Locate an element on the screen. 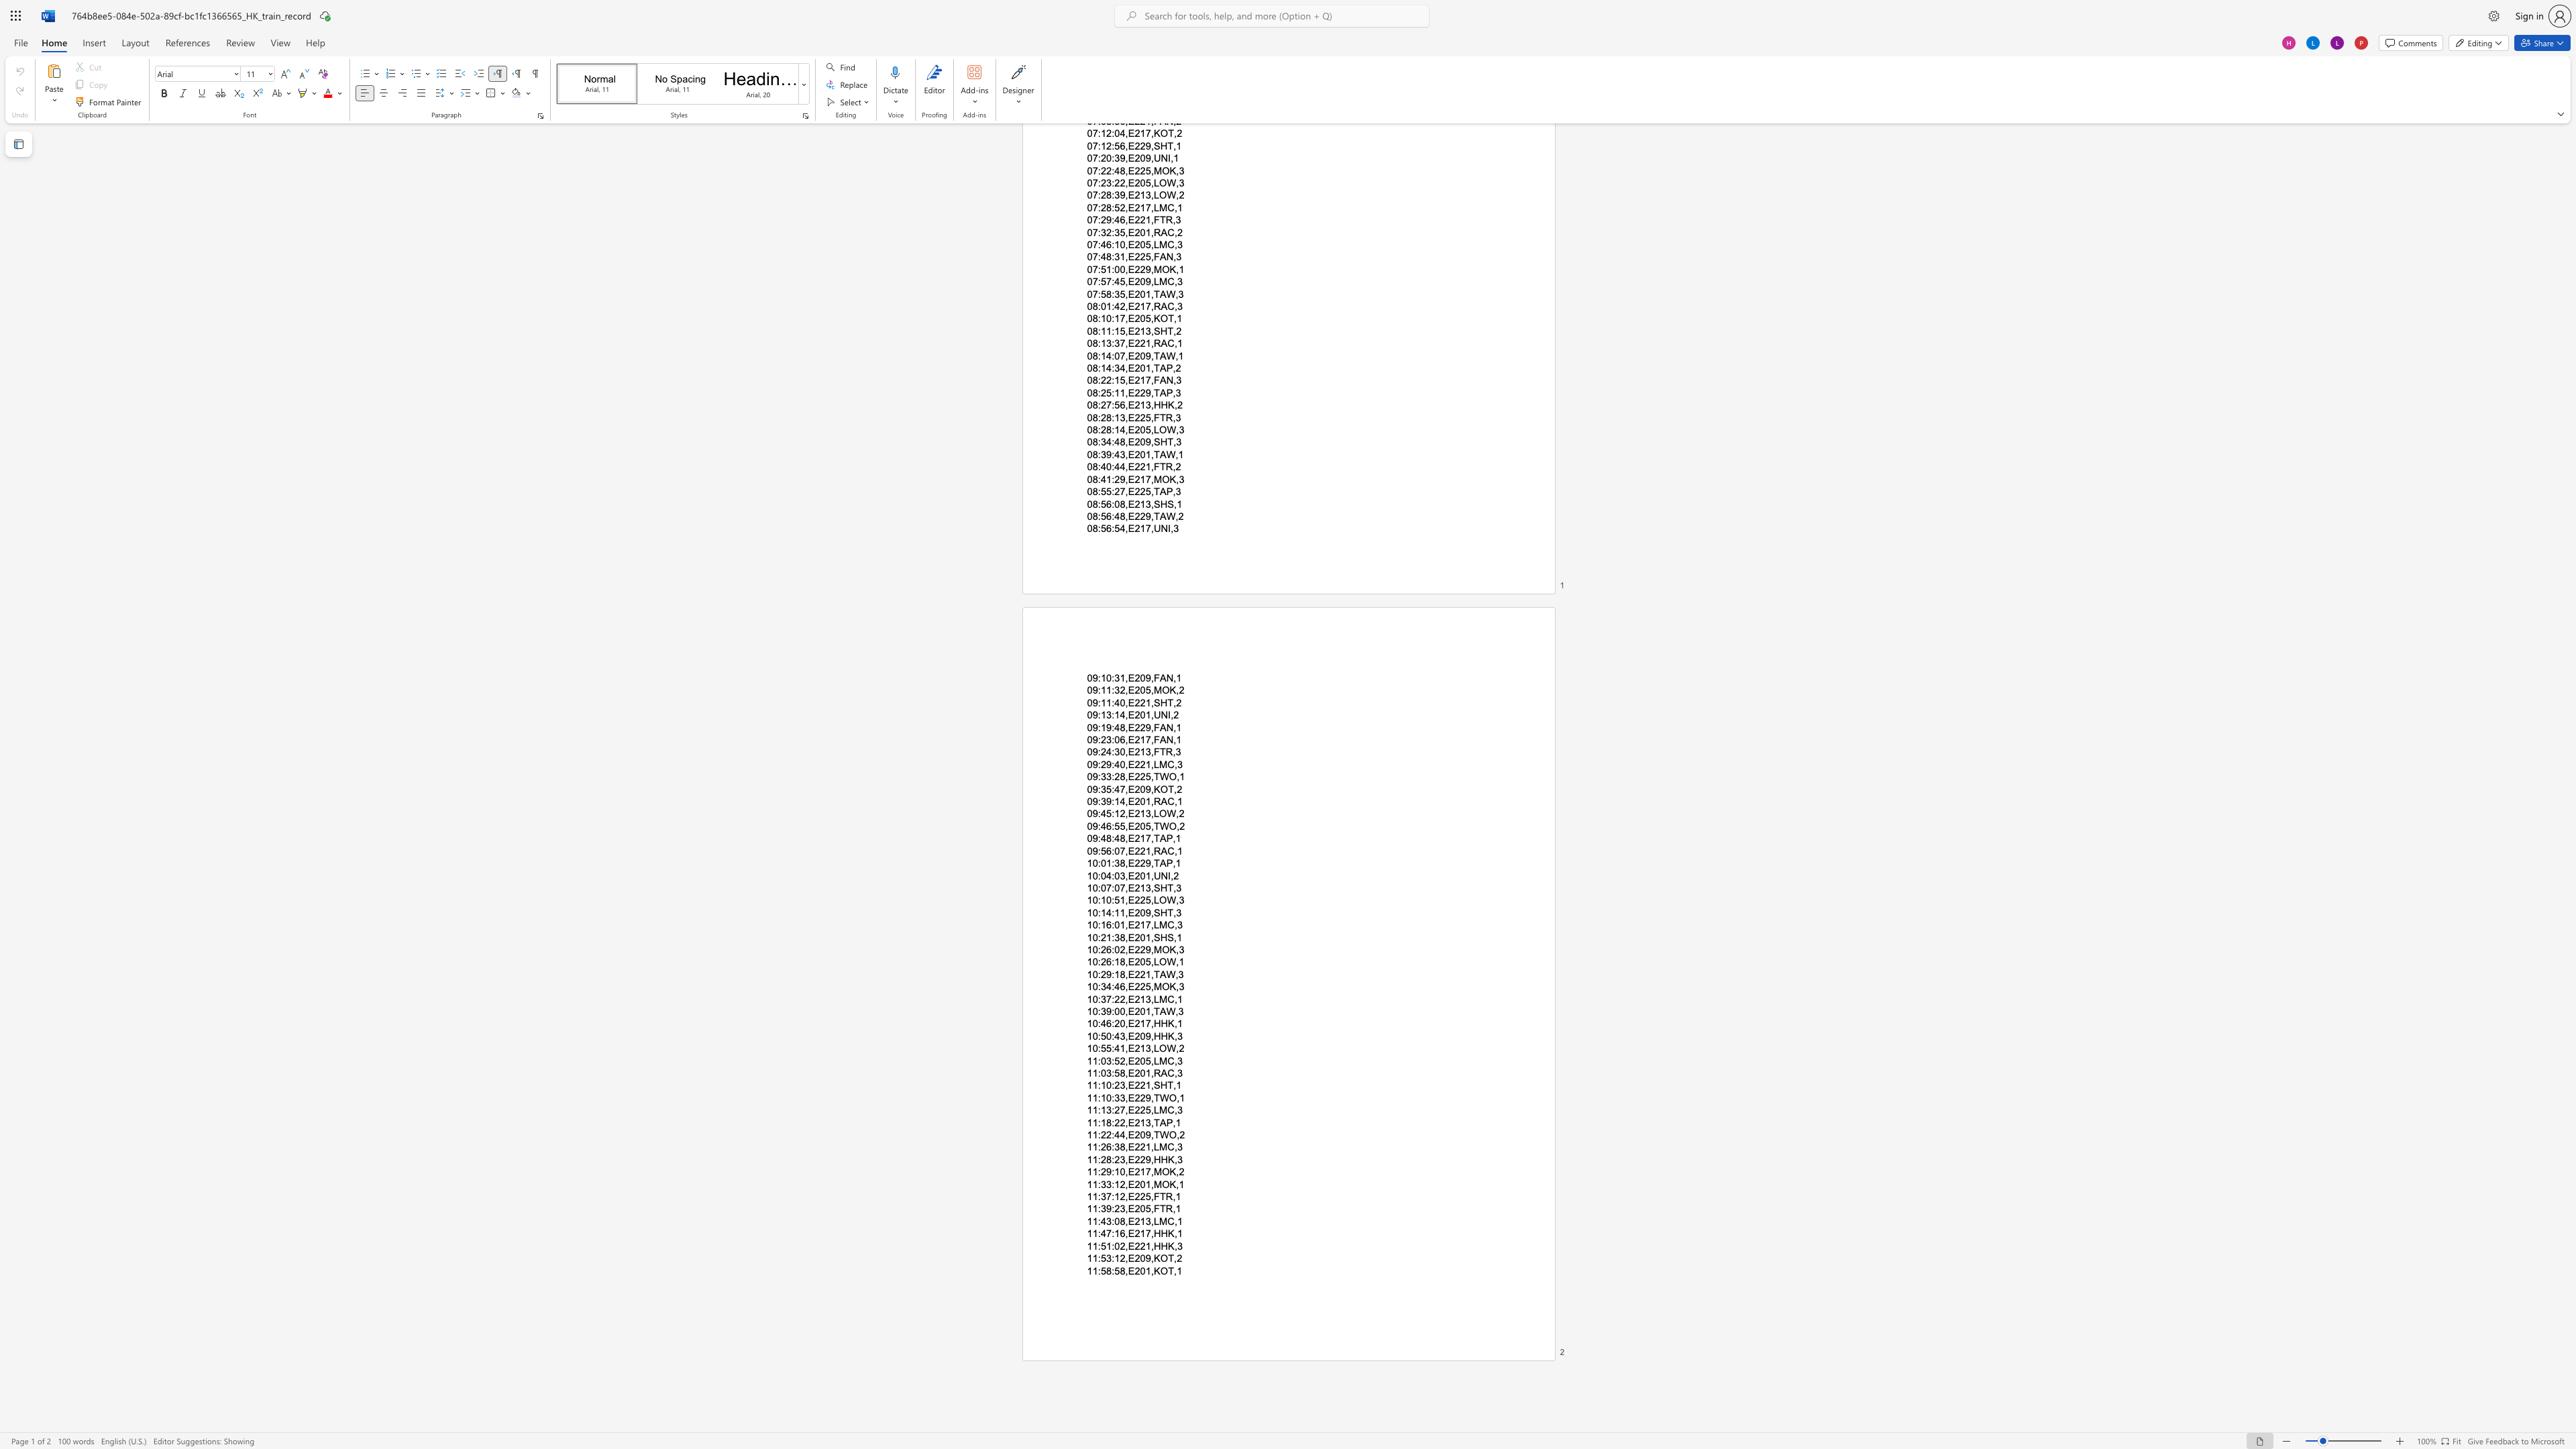 The image size is (2576, 1449). the subset text "205," within the text "11:39:23,E205,FTR,1" is located at coordinates (1133, 1208).